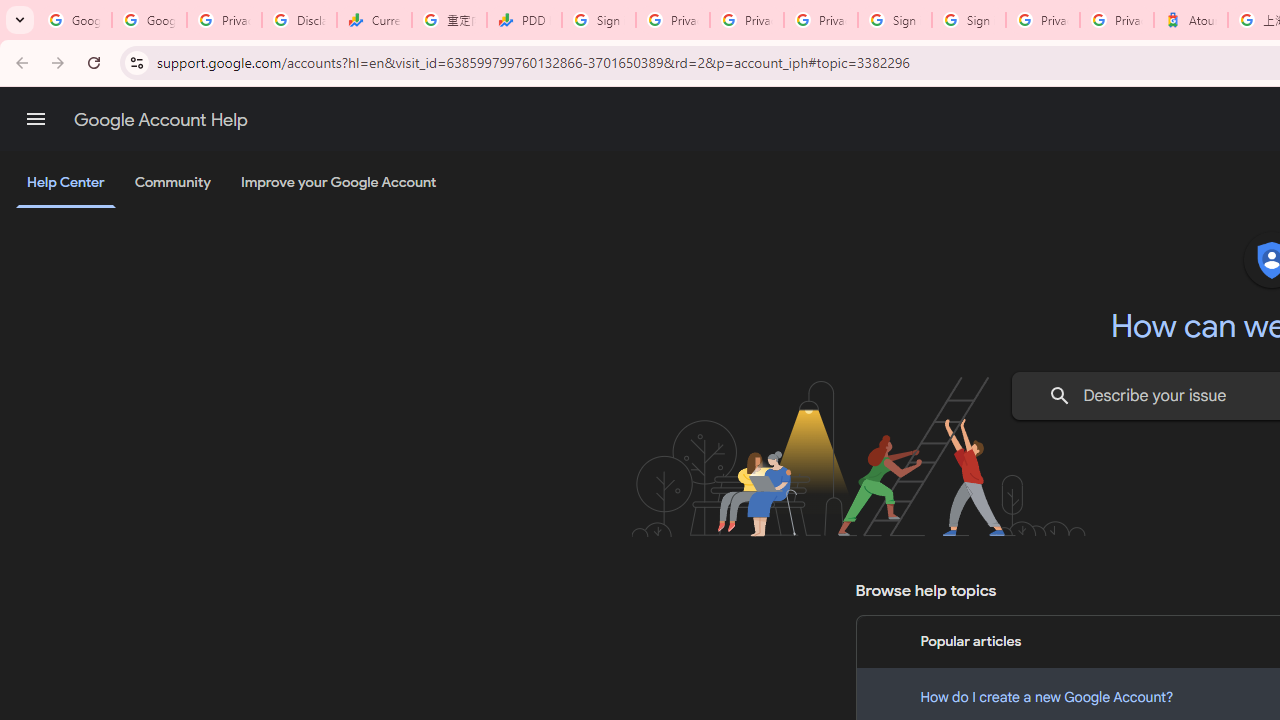 The height and width of the screenshot is (720, 1280). What do you see at coordinates (524, 20) in the screenshot?
I see `'PDD Holdings Inc - ADR (PDD) Price & News - Google Finance'` at bounding box center [524, 20].